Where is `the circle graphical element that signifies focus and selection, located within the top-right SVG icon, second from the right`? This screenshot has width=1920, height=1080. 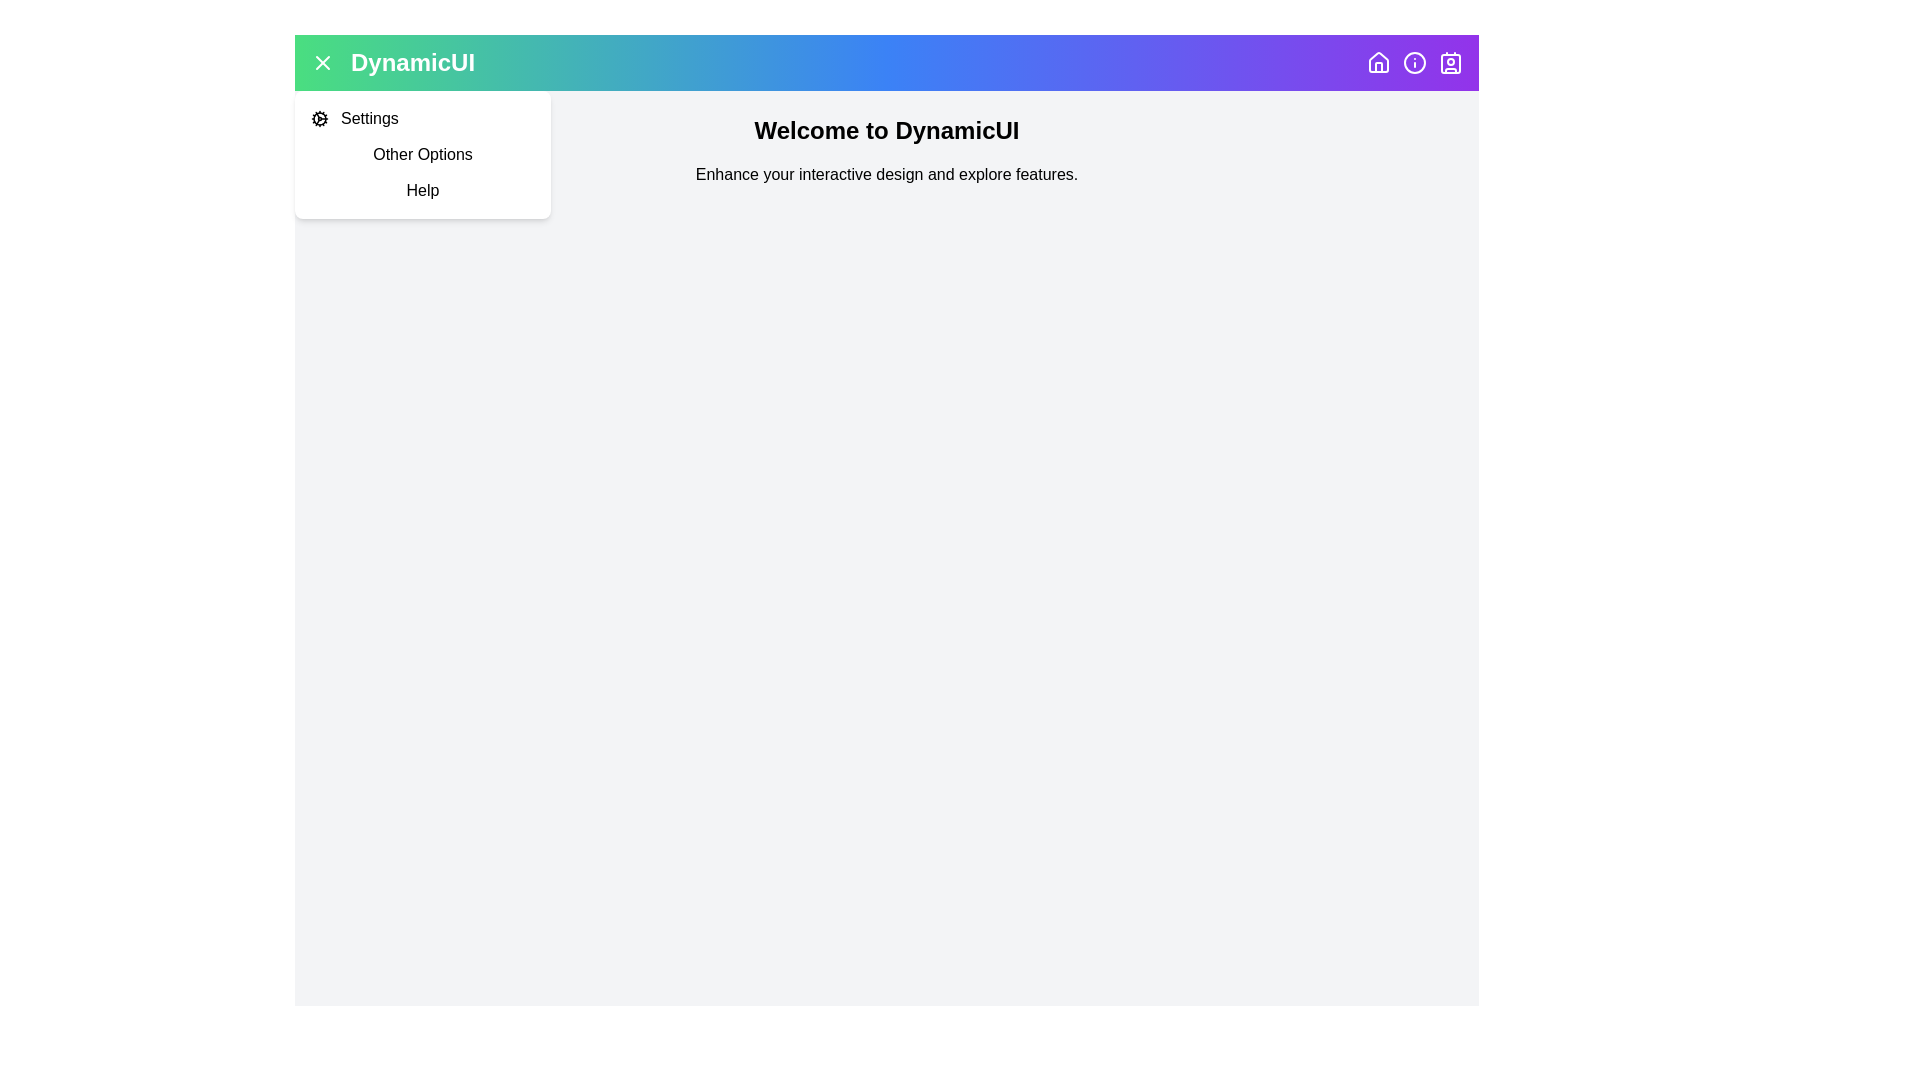 the circle graphical element that signifies focus and selection, located within the top-right SVG icon, second from the right is located at coordinates (1414, 61).